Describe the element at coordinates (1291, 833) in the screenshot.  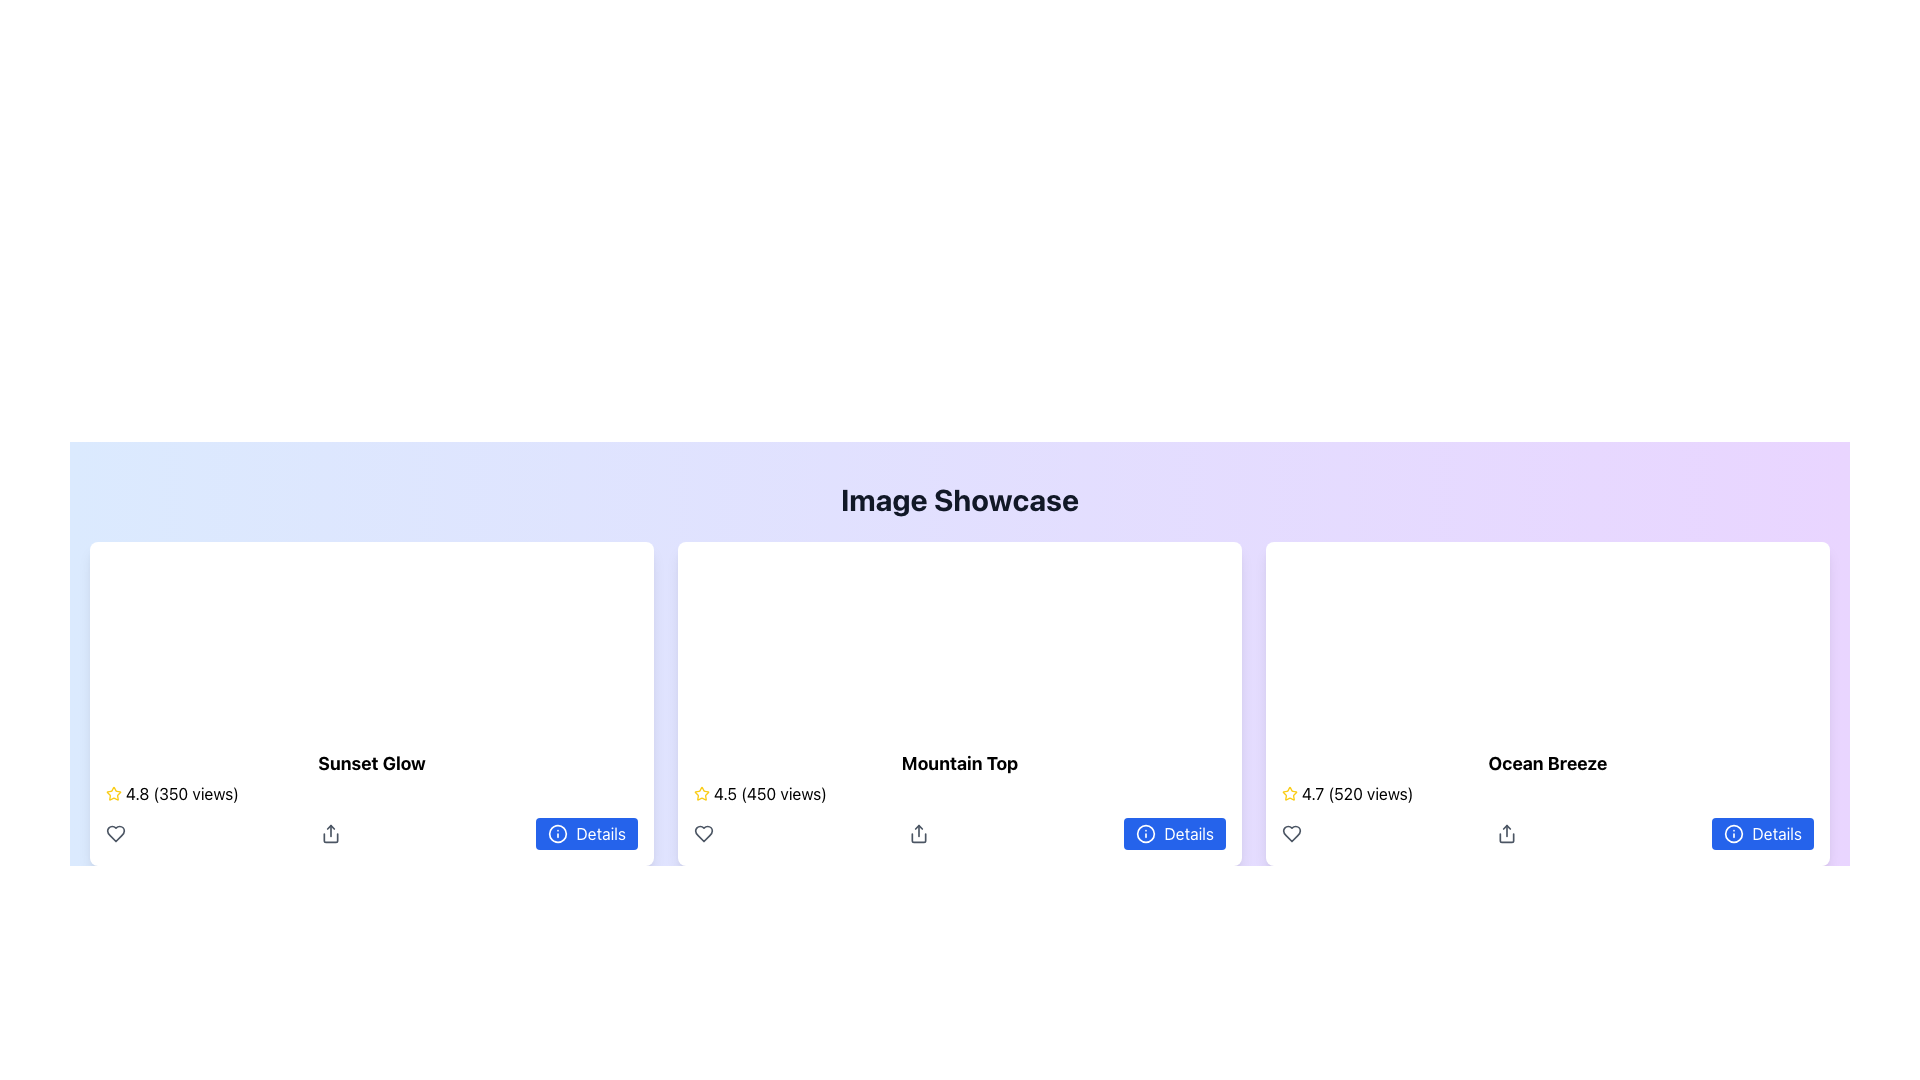
I see `the heart icon with a hollow outline located in the third image card labeled 'Ocean Breeze', positioned below the rating text and above the social sharing icon` at that location.